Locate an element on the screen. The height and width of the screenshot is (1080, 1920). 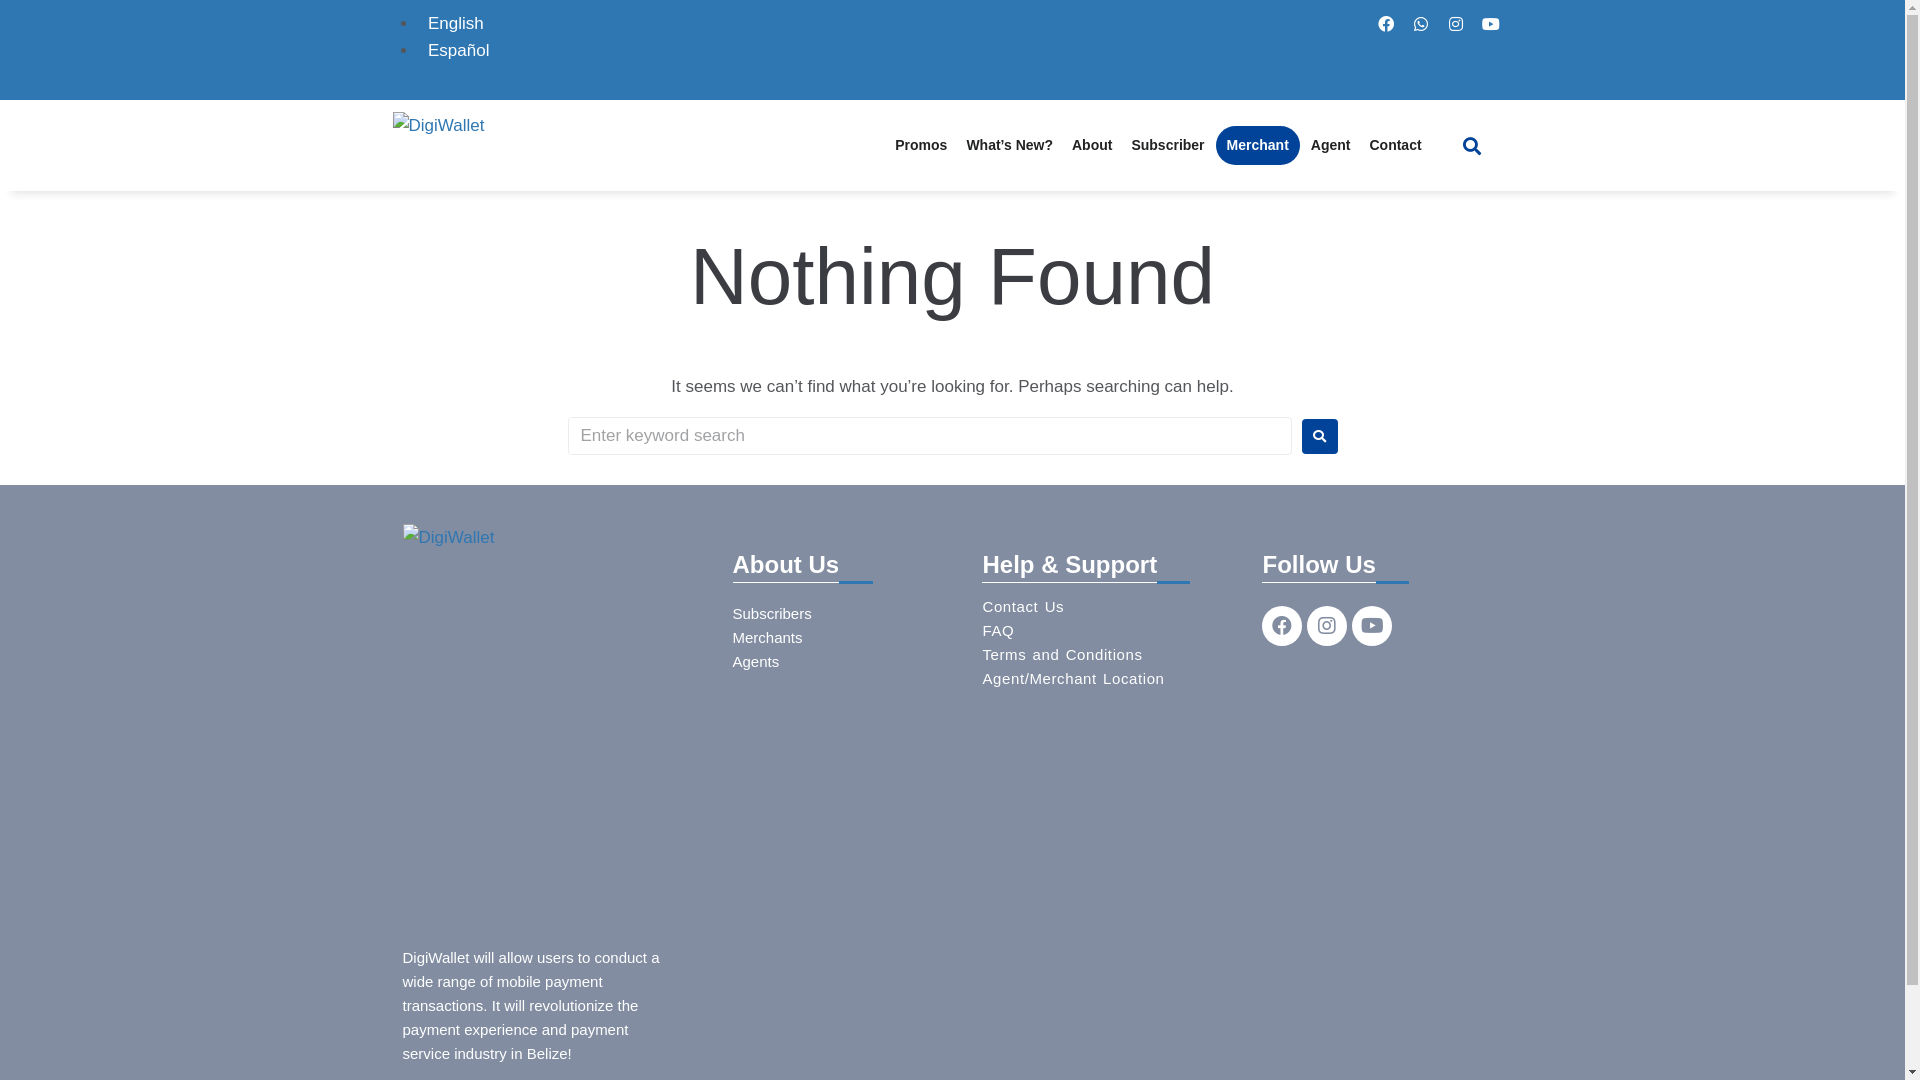
'Contact' is located at coordinates (1394, 144).